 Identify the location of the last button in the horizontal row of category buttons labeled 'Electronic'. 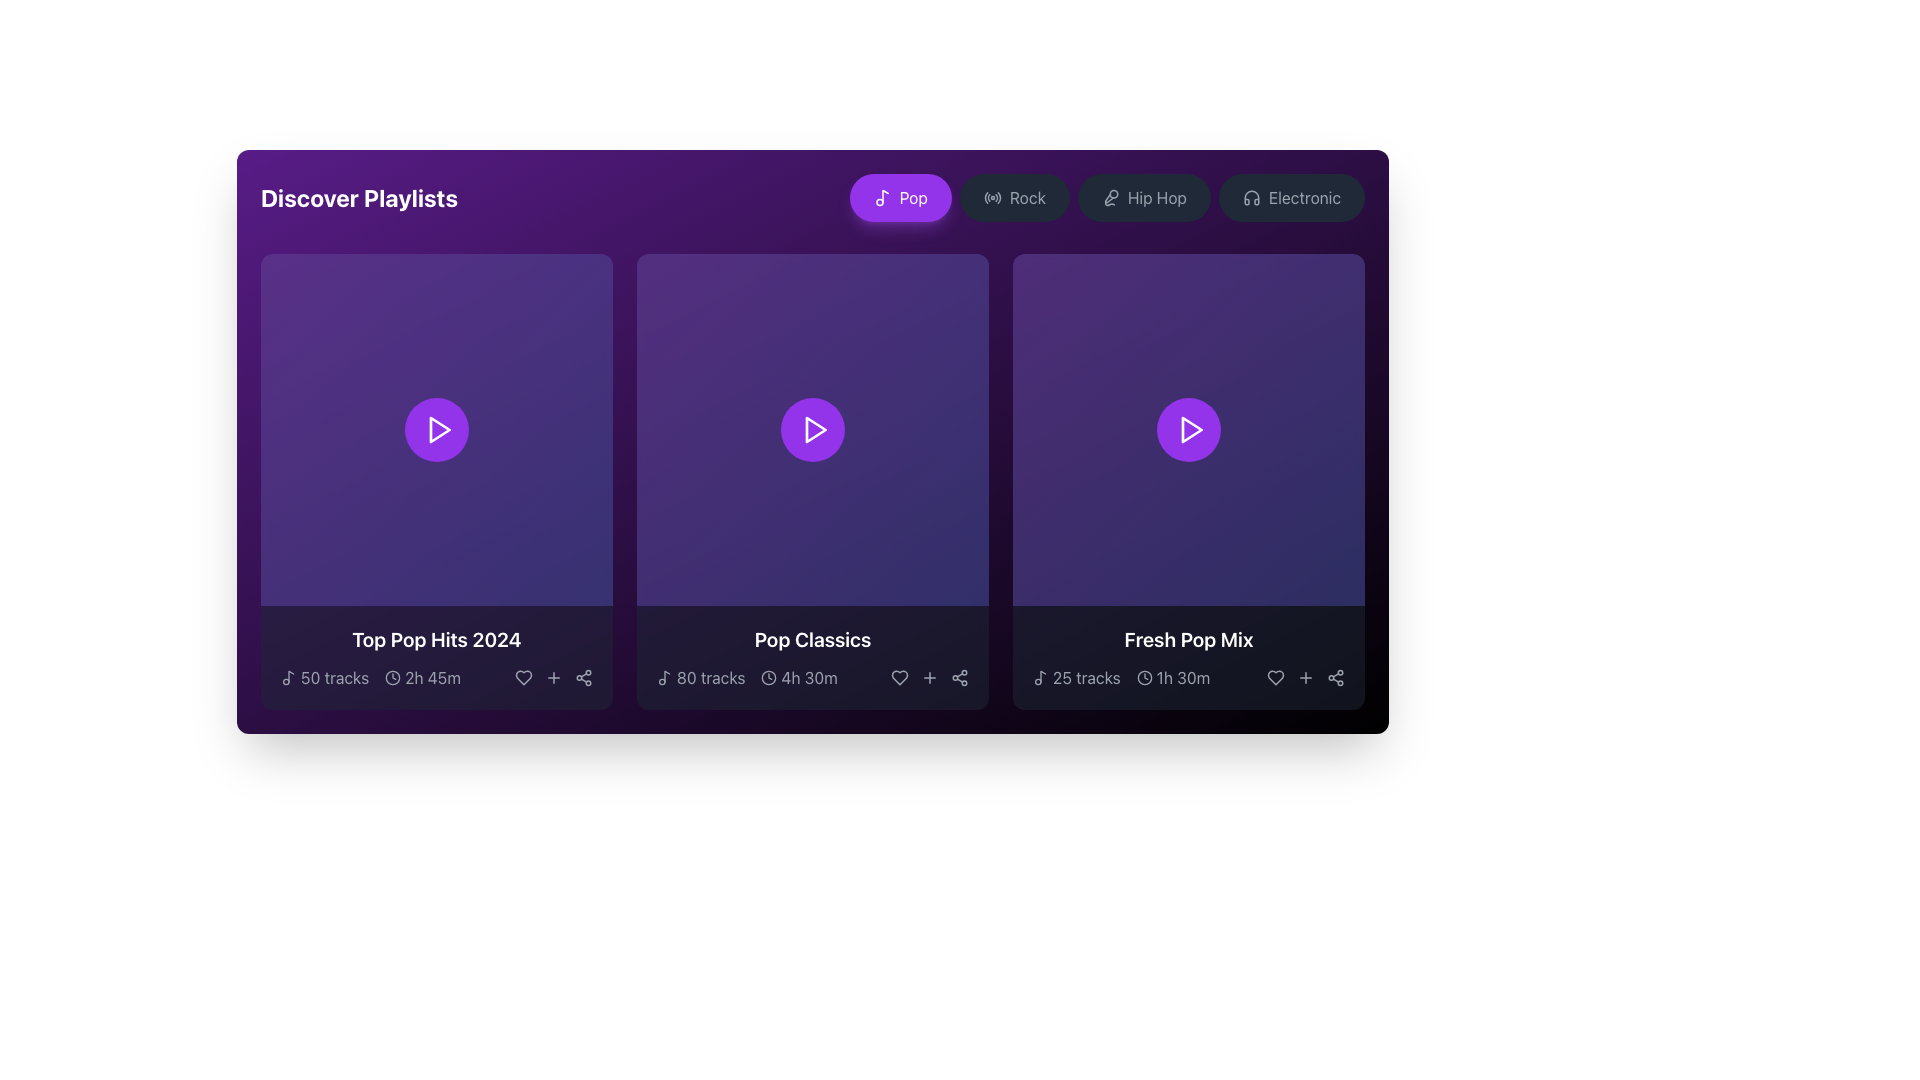
(1305, 197).